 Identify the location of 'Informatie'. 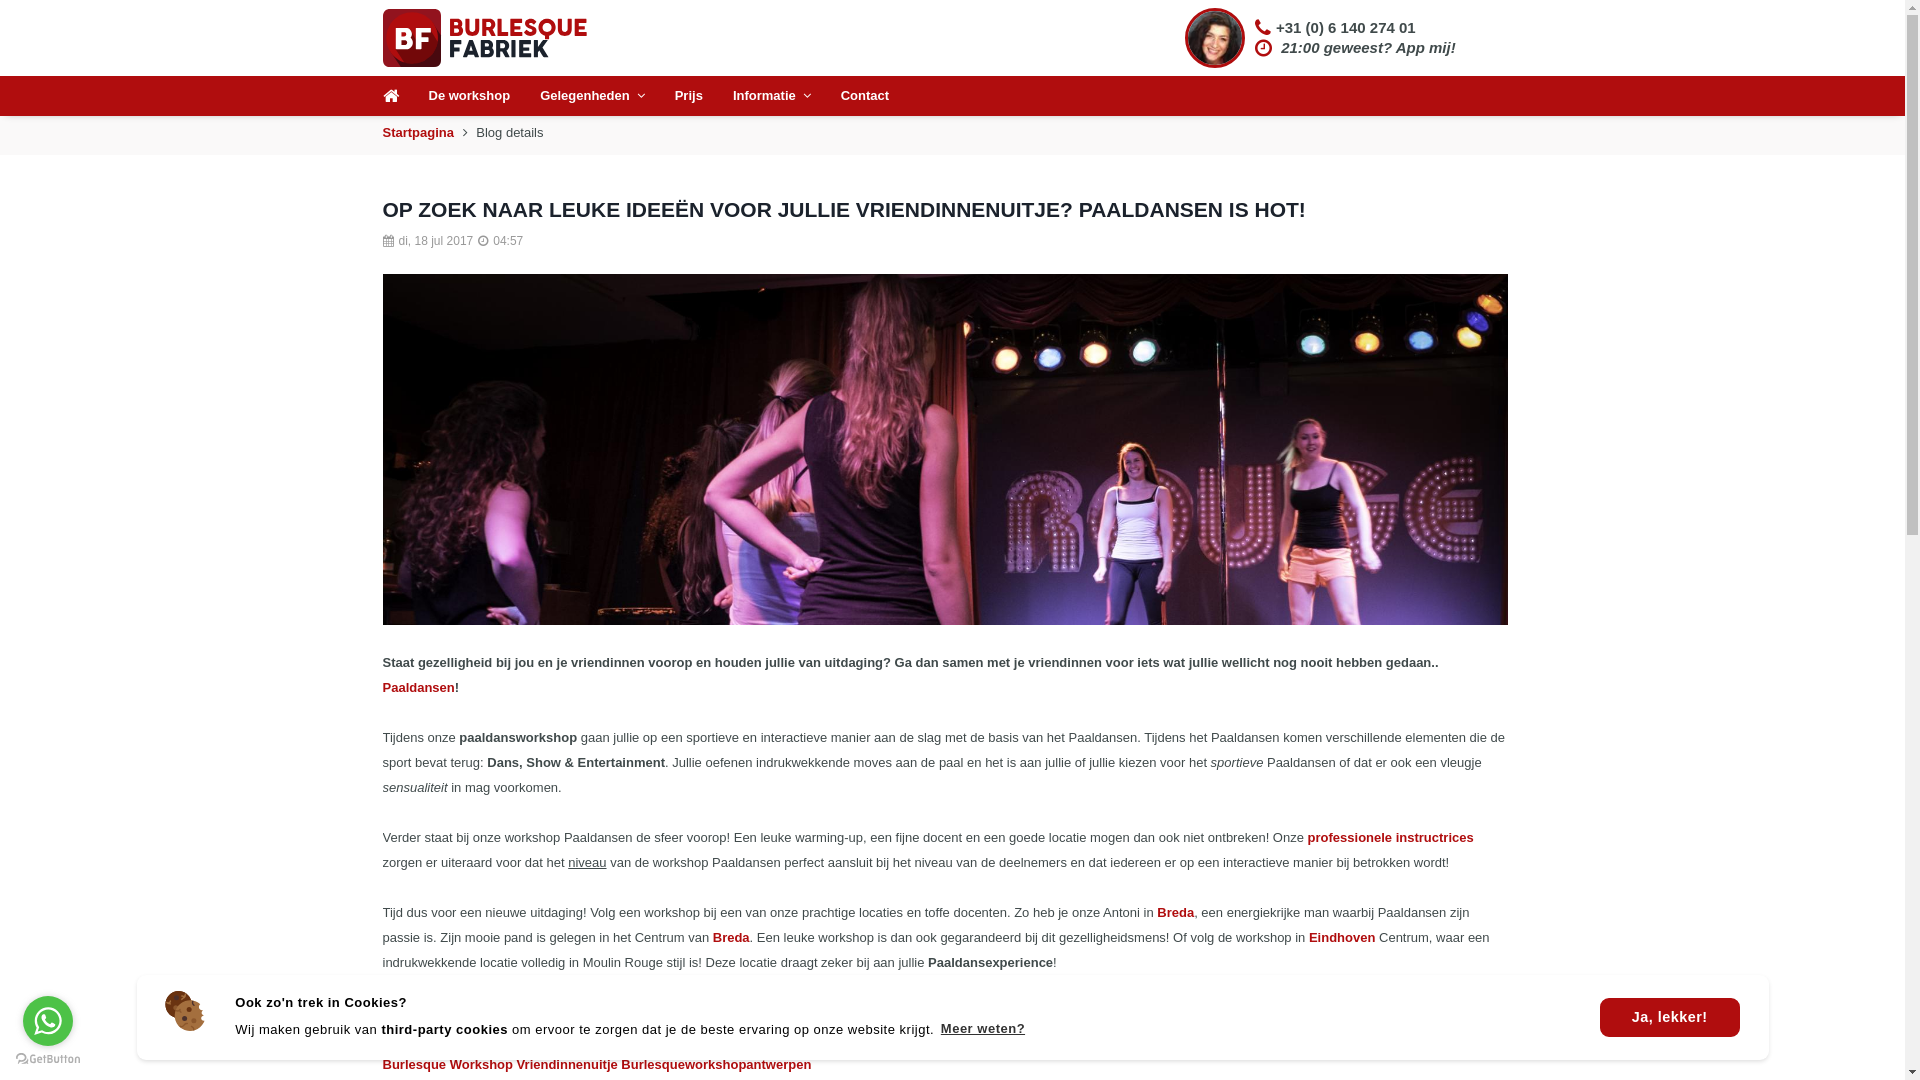
(771, 96).